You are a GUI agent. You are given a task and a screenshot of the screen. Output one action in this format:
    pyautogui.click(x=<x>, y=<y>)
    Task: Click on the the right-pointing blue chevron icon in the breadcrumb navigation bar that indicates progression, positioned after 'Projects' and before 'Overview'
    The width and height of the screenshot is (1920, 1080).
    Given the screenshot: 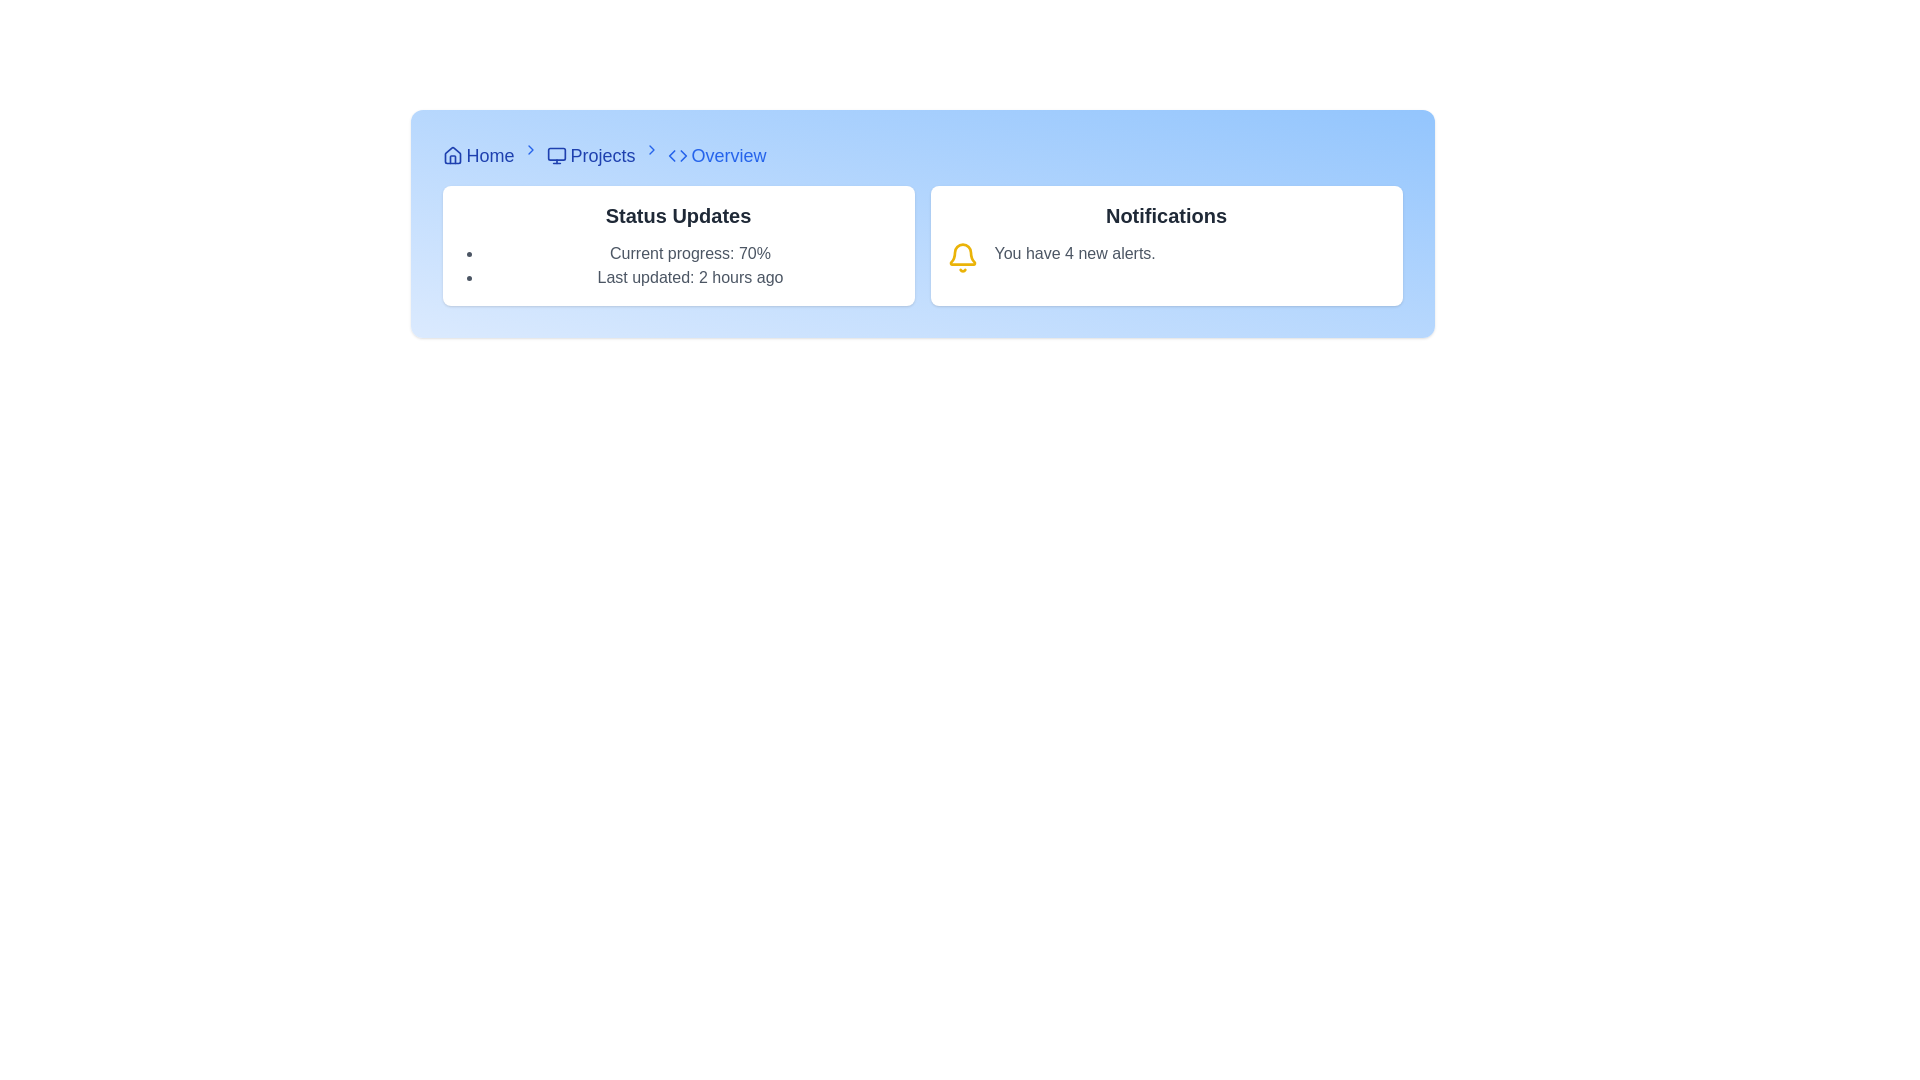 What is the action you would take?
    pyautogui.click(x=651, y=149)
    